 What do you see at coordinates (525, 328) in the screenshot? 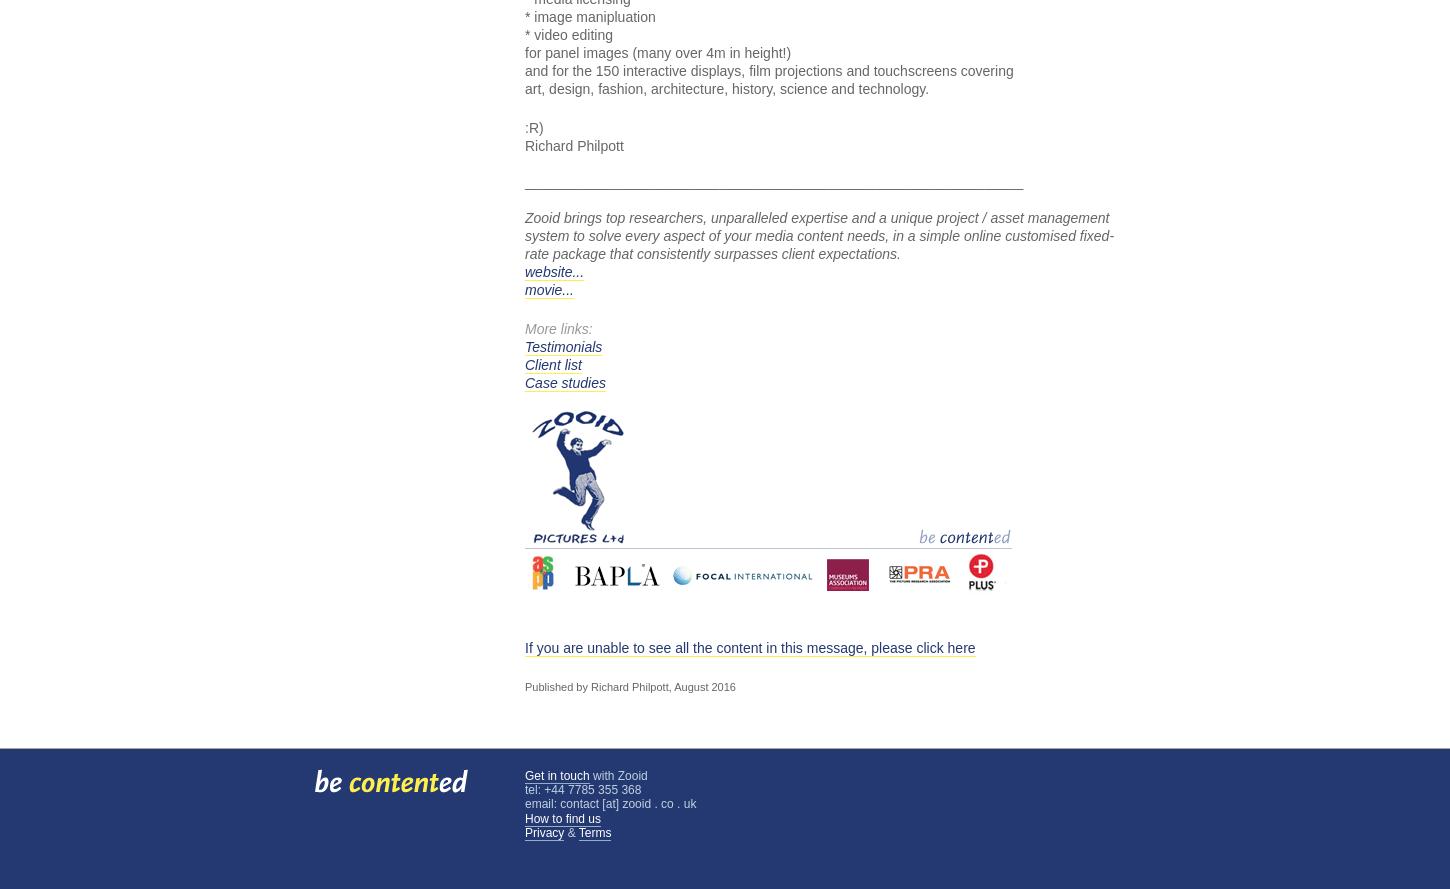
I see `'More links:'` at bounding box center [525, 328].